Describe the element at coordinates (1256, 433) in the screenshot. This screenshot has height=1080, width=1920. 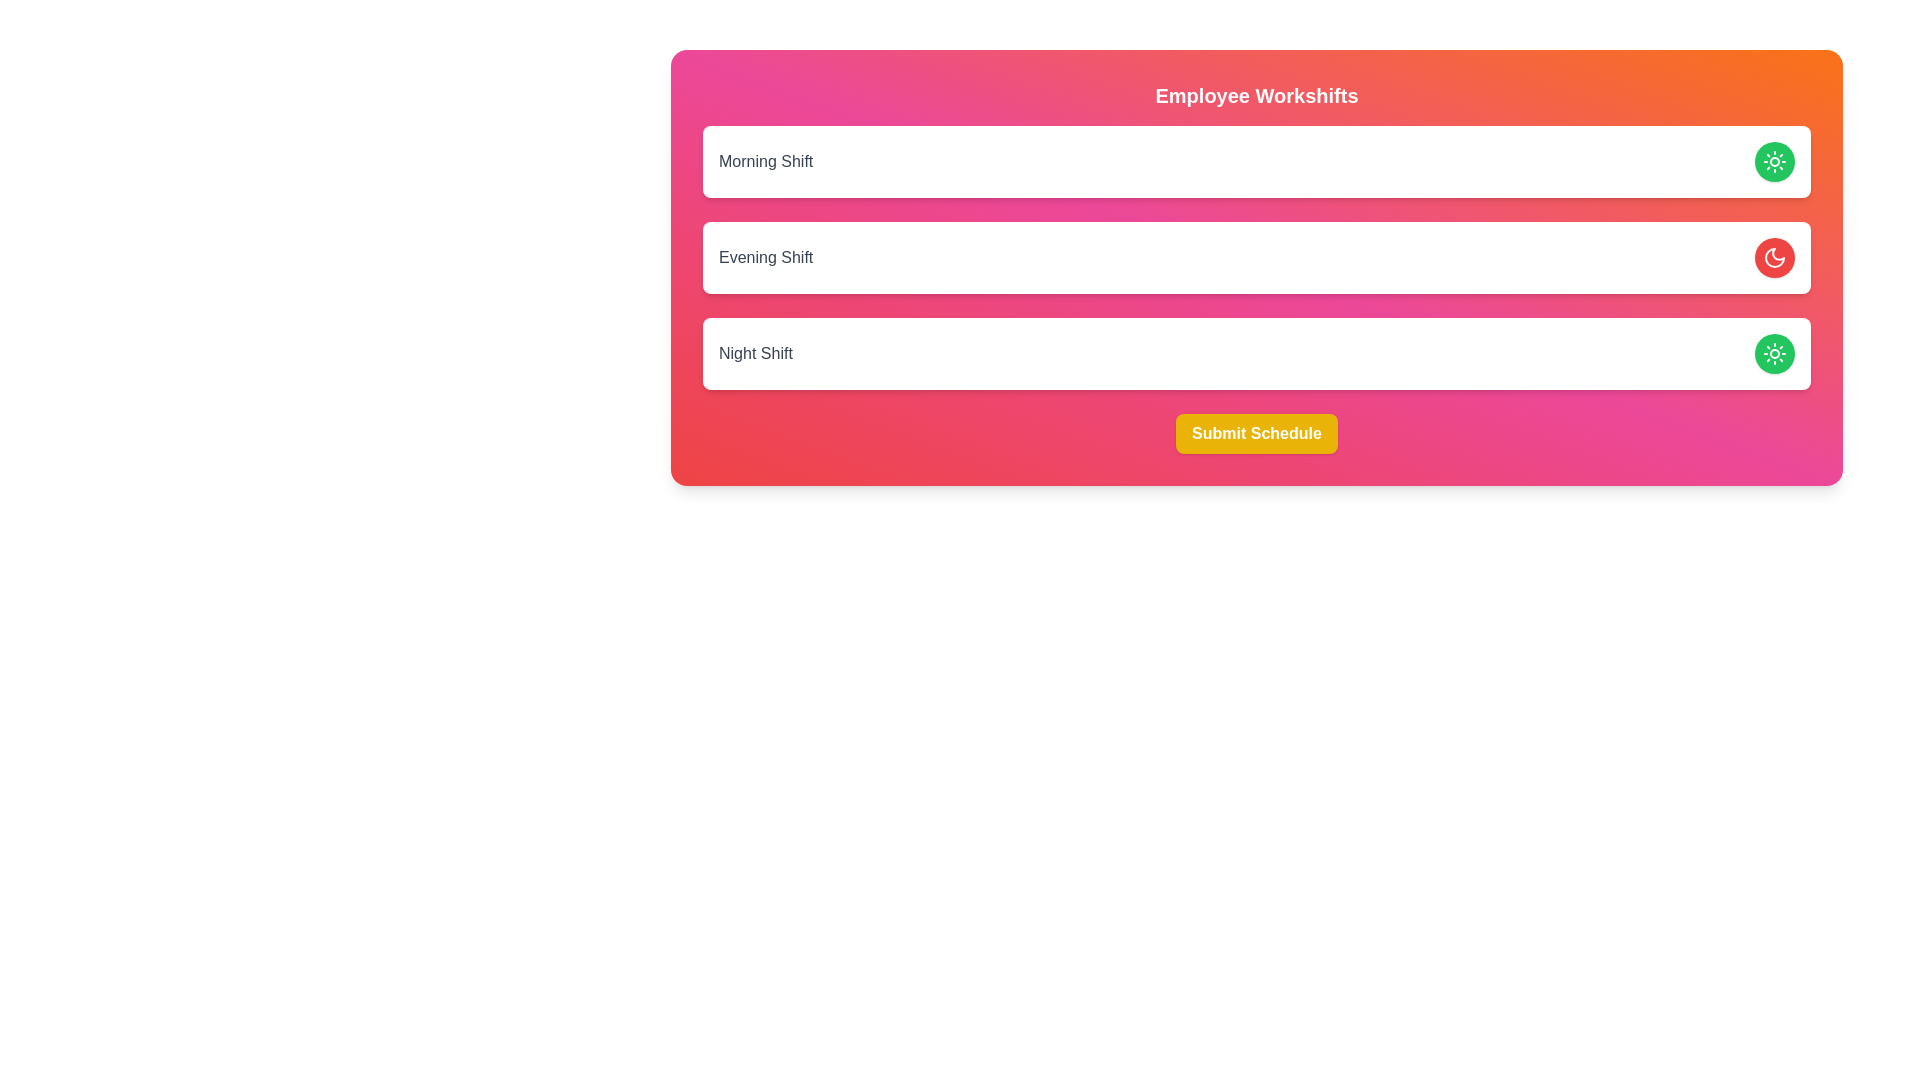
I see `the 'Submit Schedule' button to save the current shift configuration` at that location.